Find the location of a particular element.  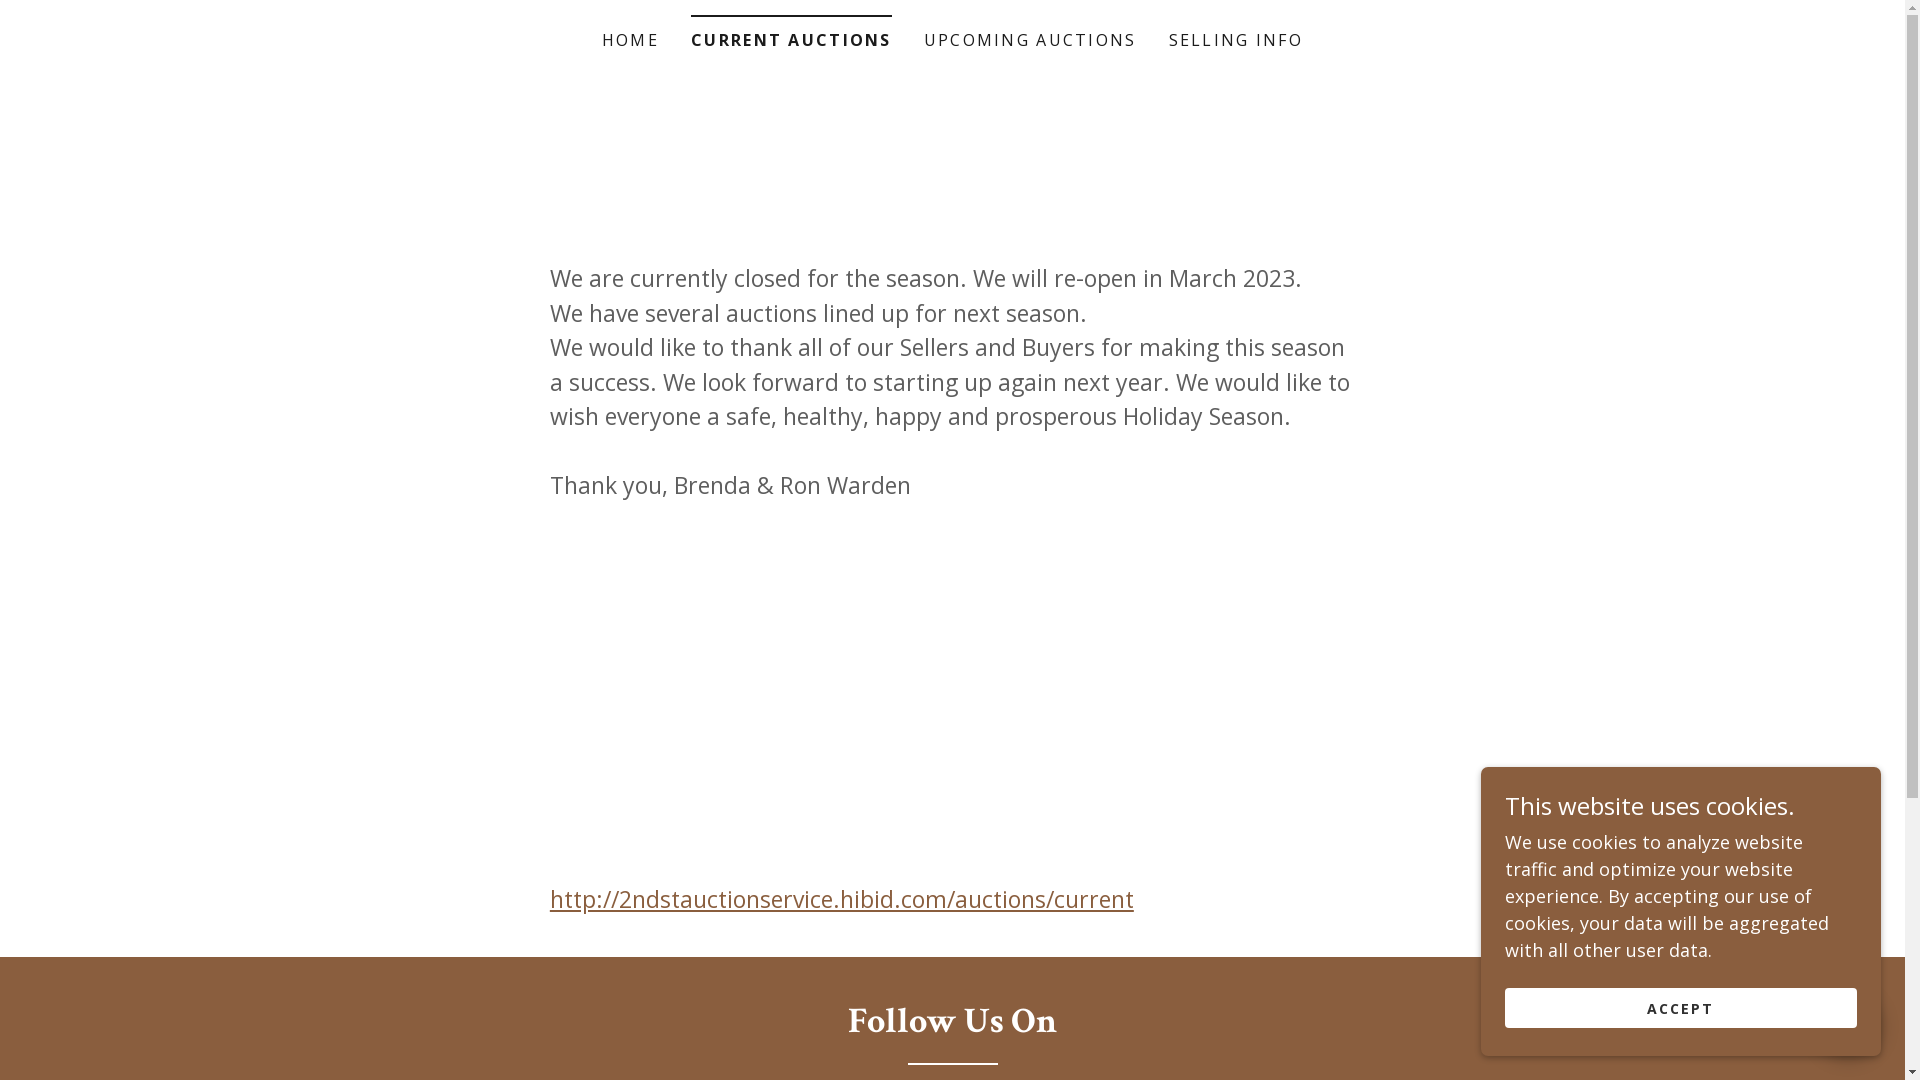

'ACCEPT' is located at coordinates (1680, 1007).